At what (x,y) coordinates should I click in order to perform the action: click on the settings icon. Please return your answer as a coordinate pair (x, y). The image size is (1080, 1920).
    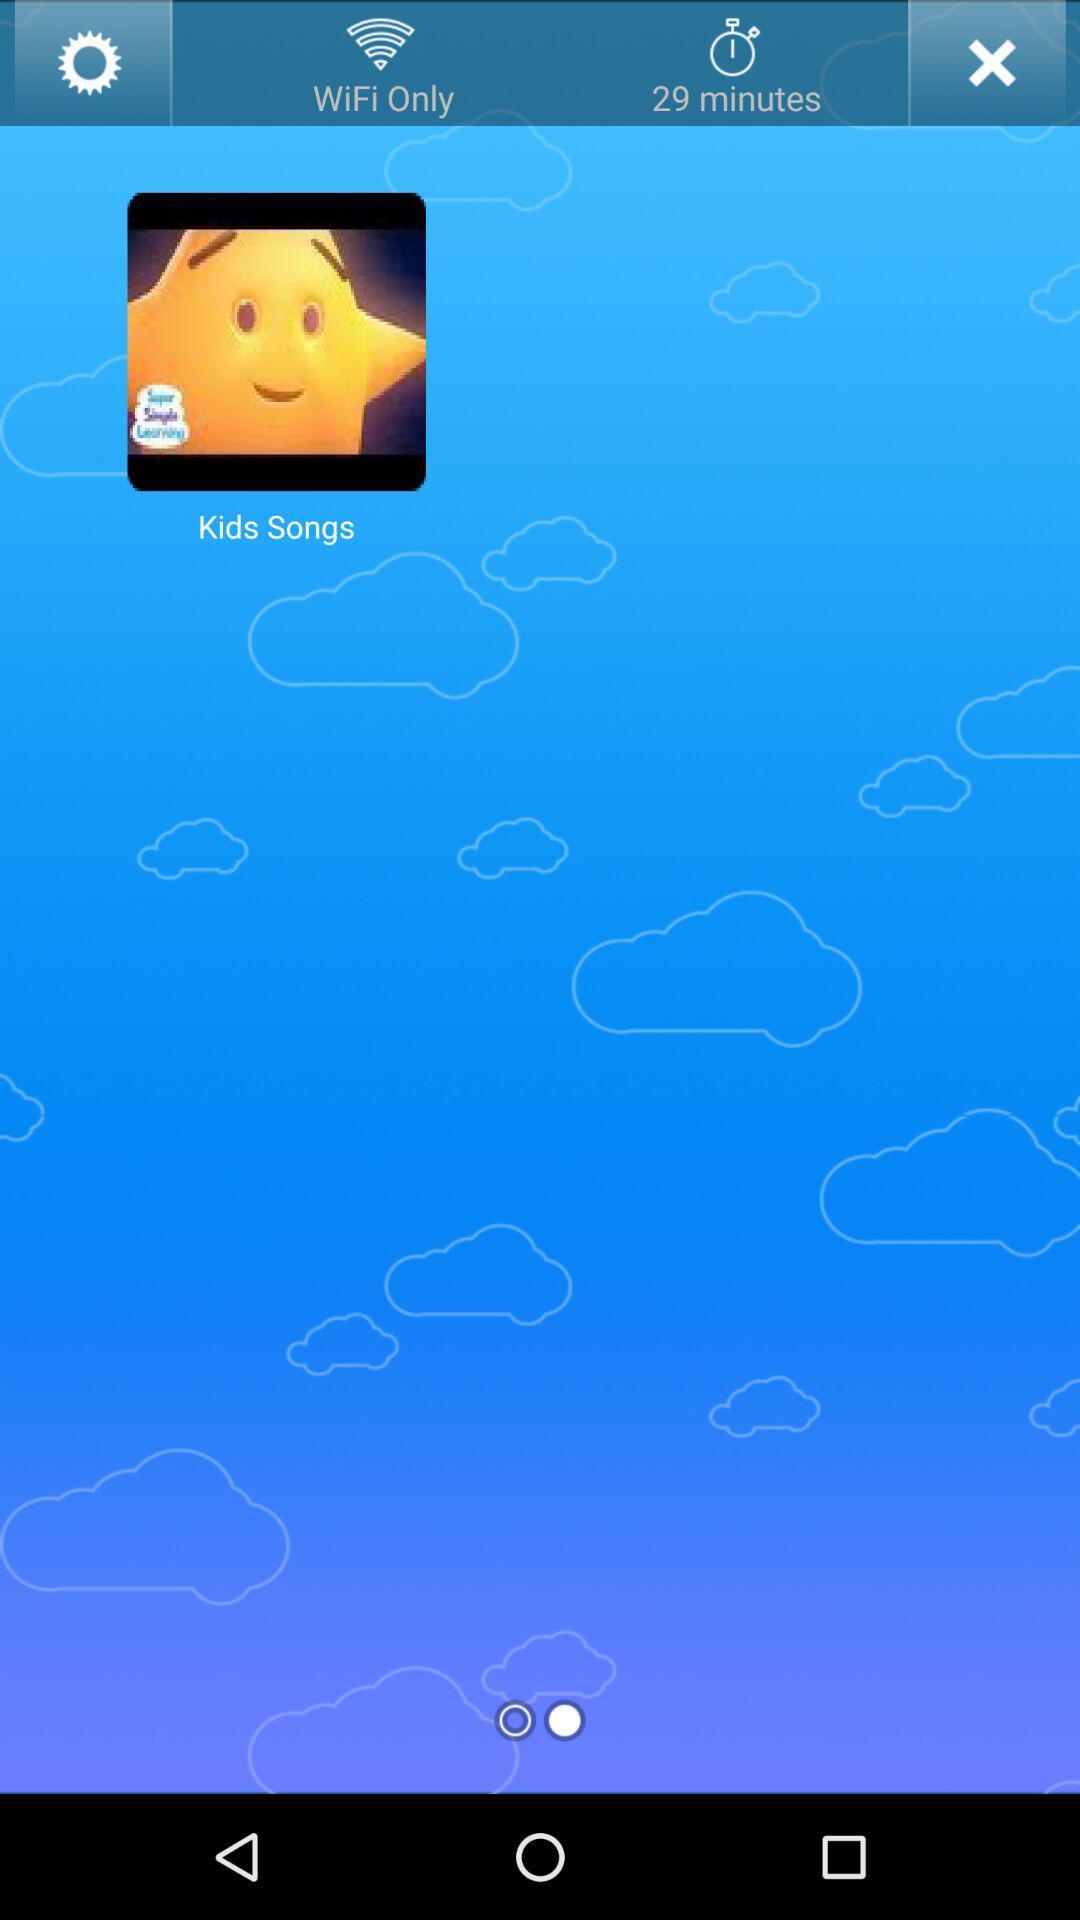
    Looking at the image, I should click on (93, 67).